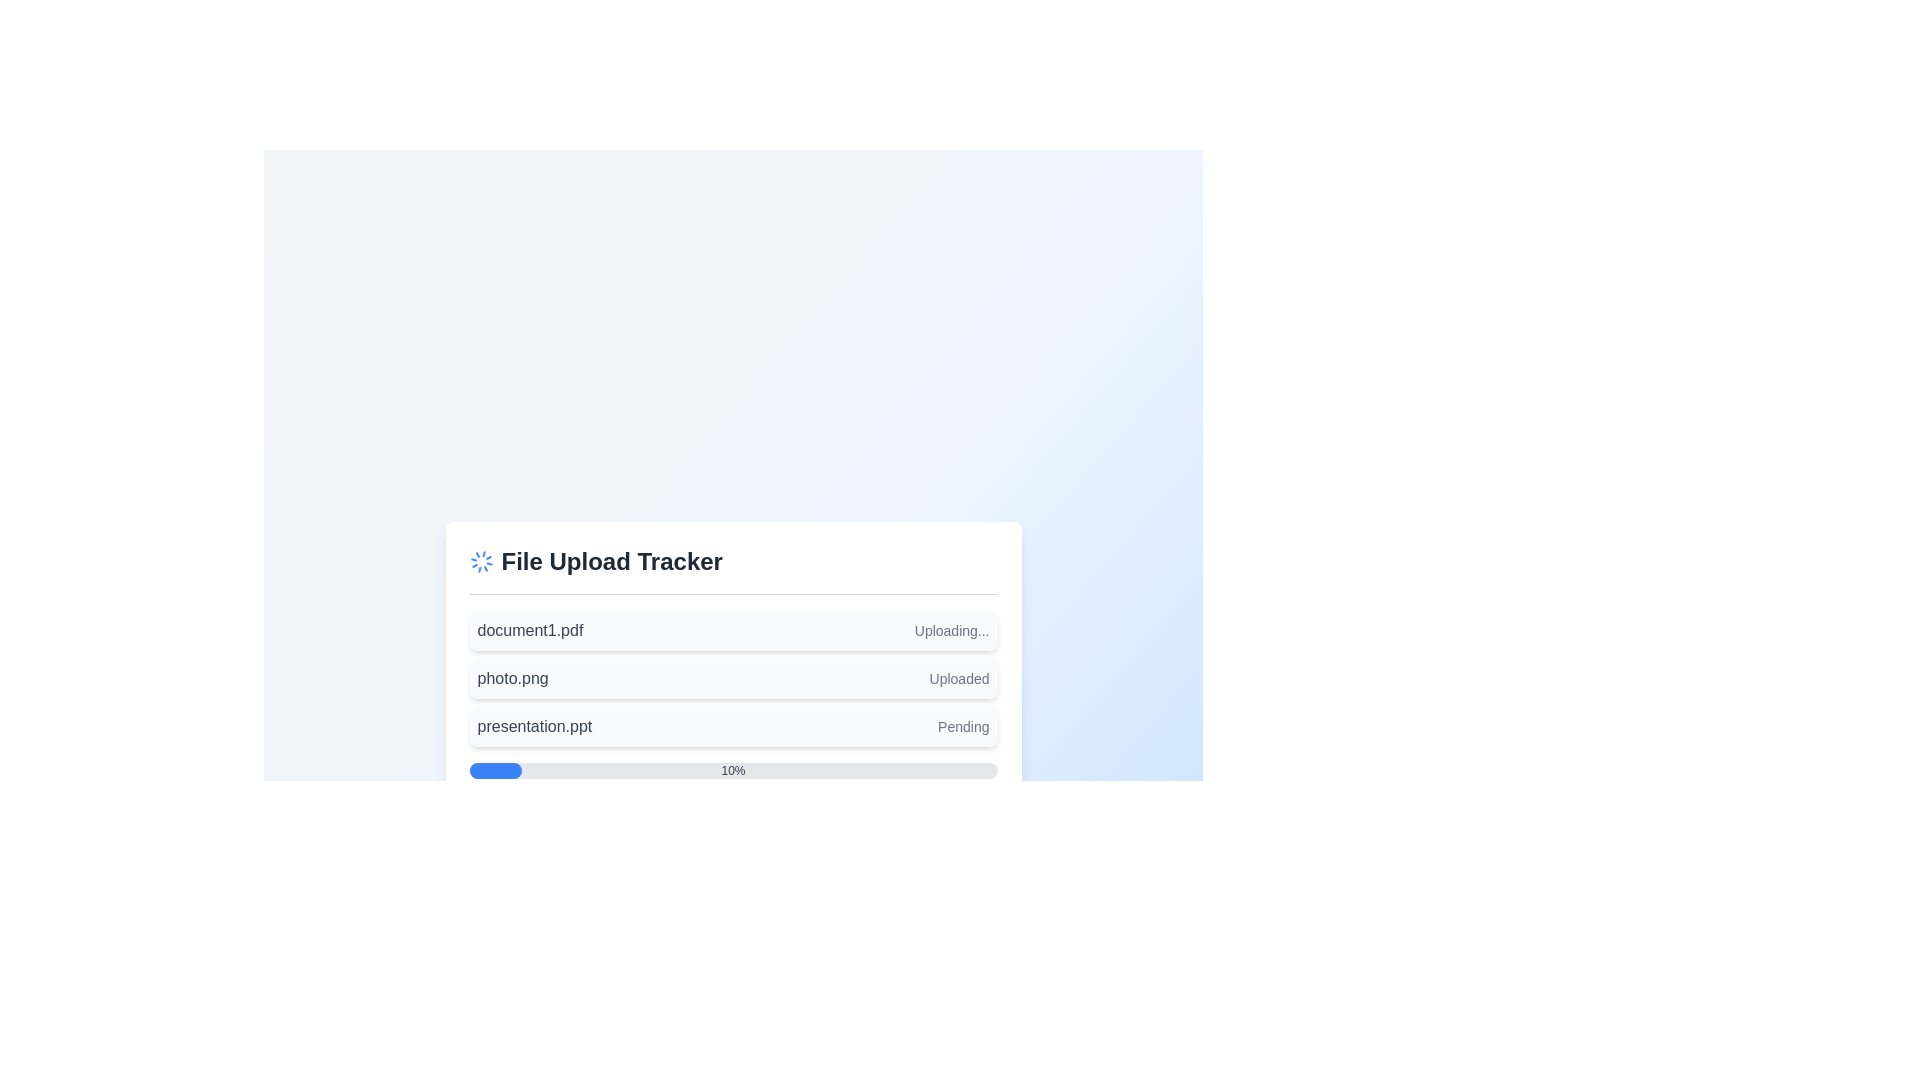  Describe the element at coordinates (732, 677) in the screenshot. I see `the informative status display bar that indicates the file 'photo.png' has been successfully uploaded` at that location.